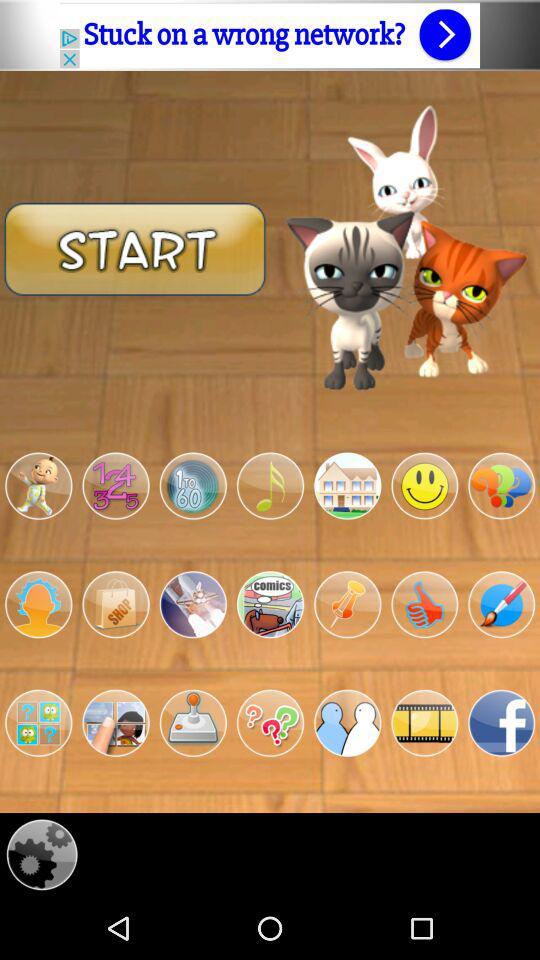 This screenshot has height=960, width=540. What do you see at coordinates (500, 646) in the screenshot?
I see `the edit icon` at bounding box center [500, 646].